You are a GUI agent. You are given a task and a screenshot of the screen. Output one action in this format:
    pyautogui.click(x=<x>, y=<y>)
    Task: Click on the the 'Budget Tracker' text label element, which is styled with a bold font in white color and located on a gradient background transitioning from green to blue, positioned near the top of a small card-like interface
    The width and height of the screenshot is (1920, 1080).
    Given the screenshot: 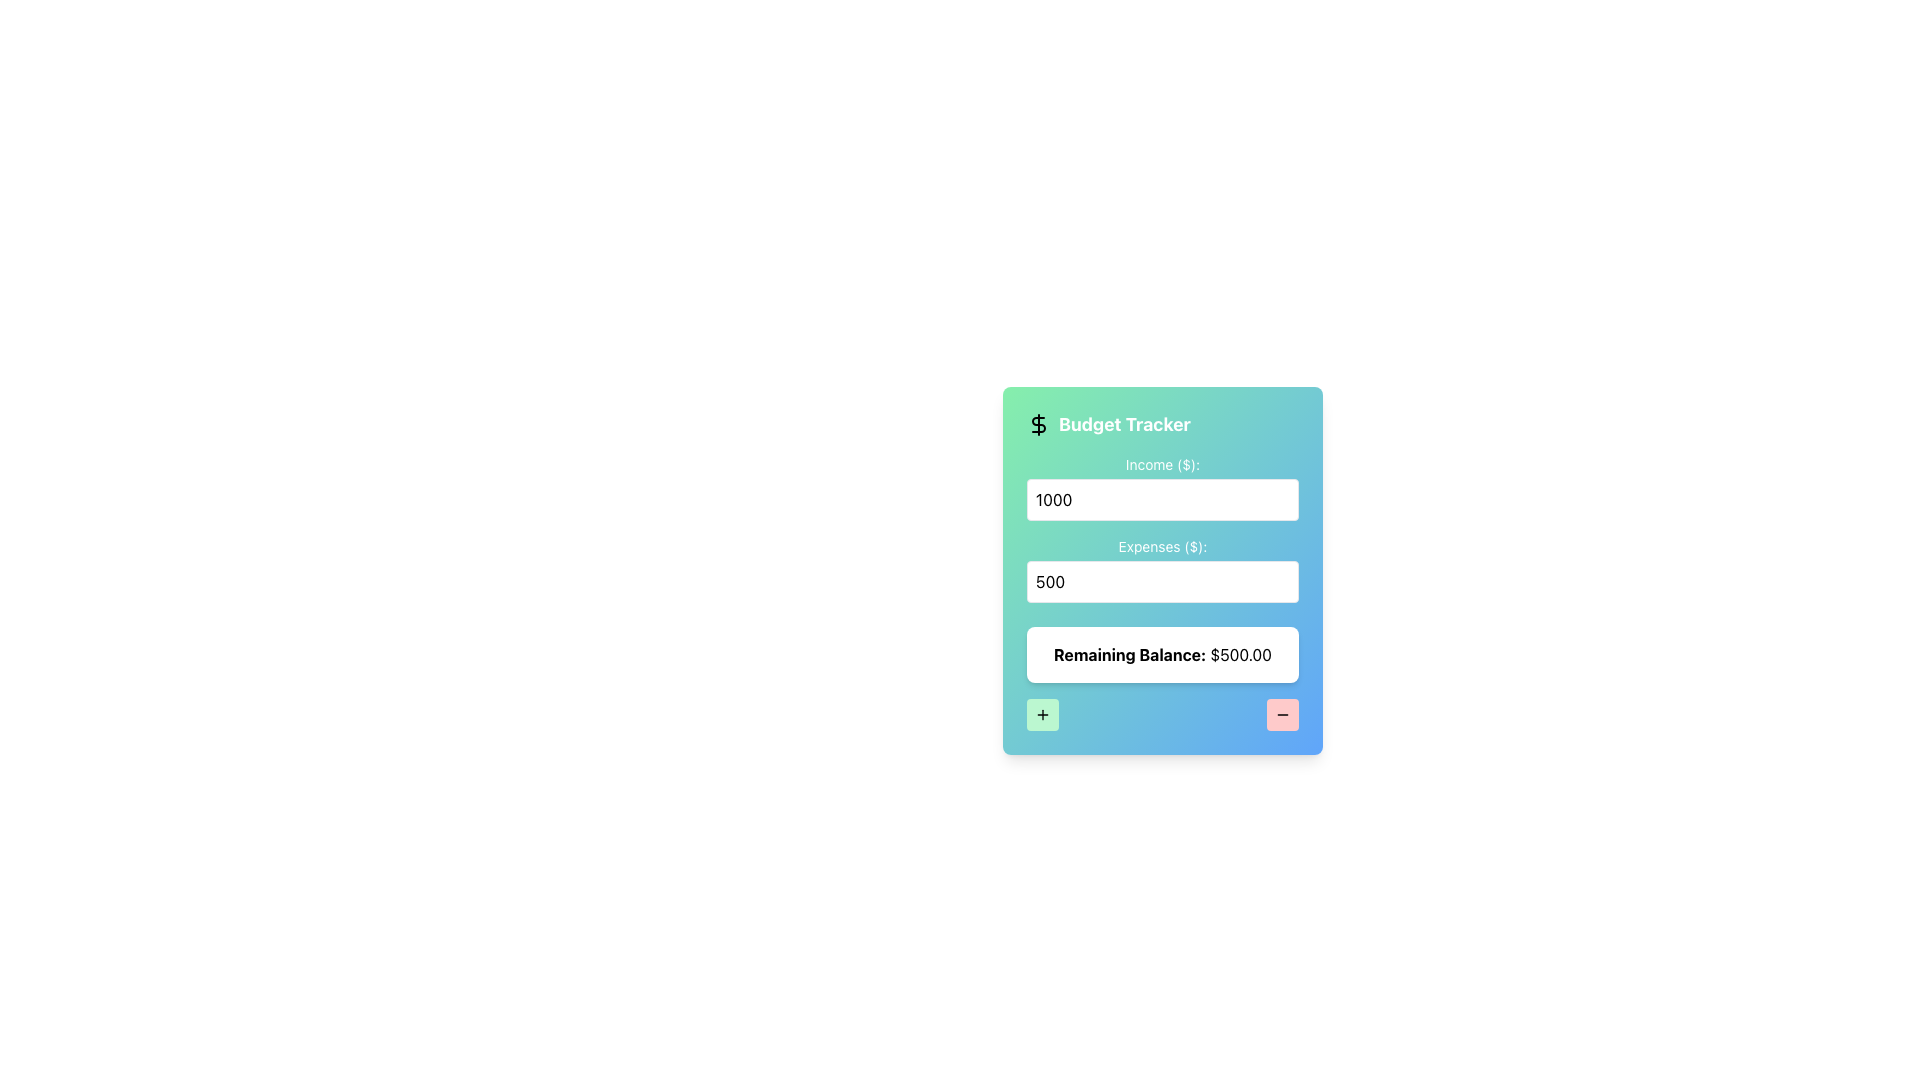 What is the action you would take?
    pyautogui.click(x=1124, y=423)
    